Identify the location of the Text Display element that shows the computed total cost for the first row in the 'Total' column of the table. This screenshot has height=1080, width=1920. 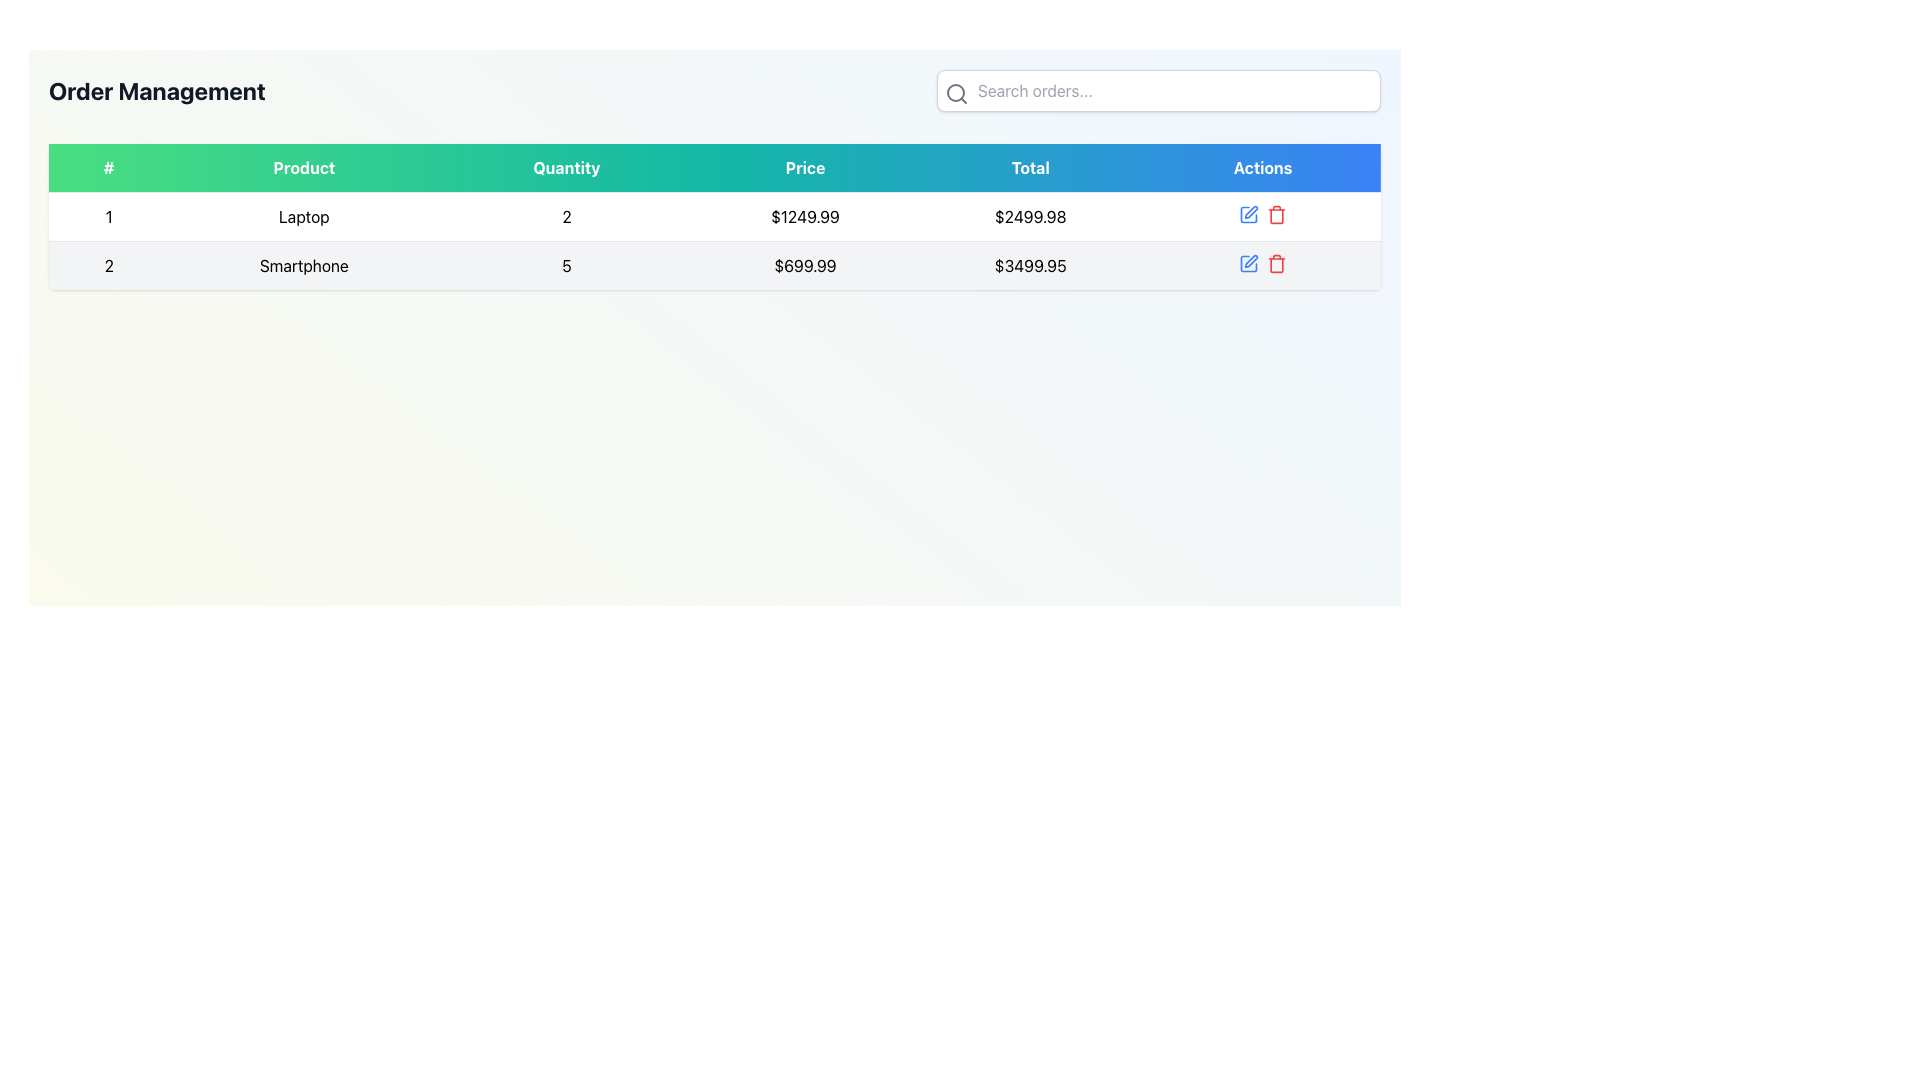
(1030, 216).